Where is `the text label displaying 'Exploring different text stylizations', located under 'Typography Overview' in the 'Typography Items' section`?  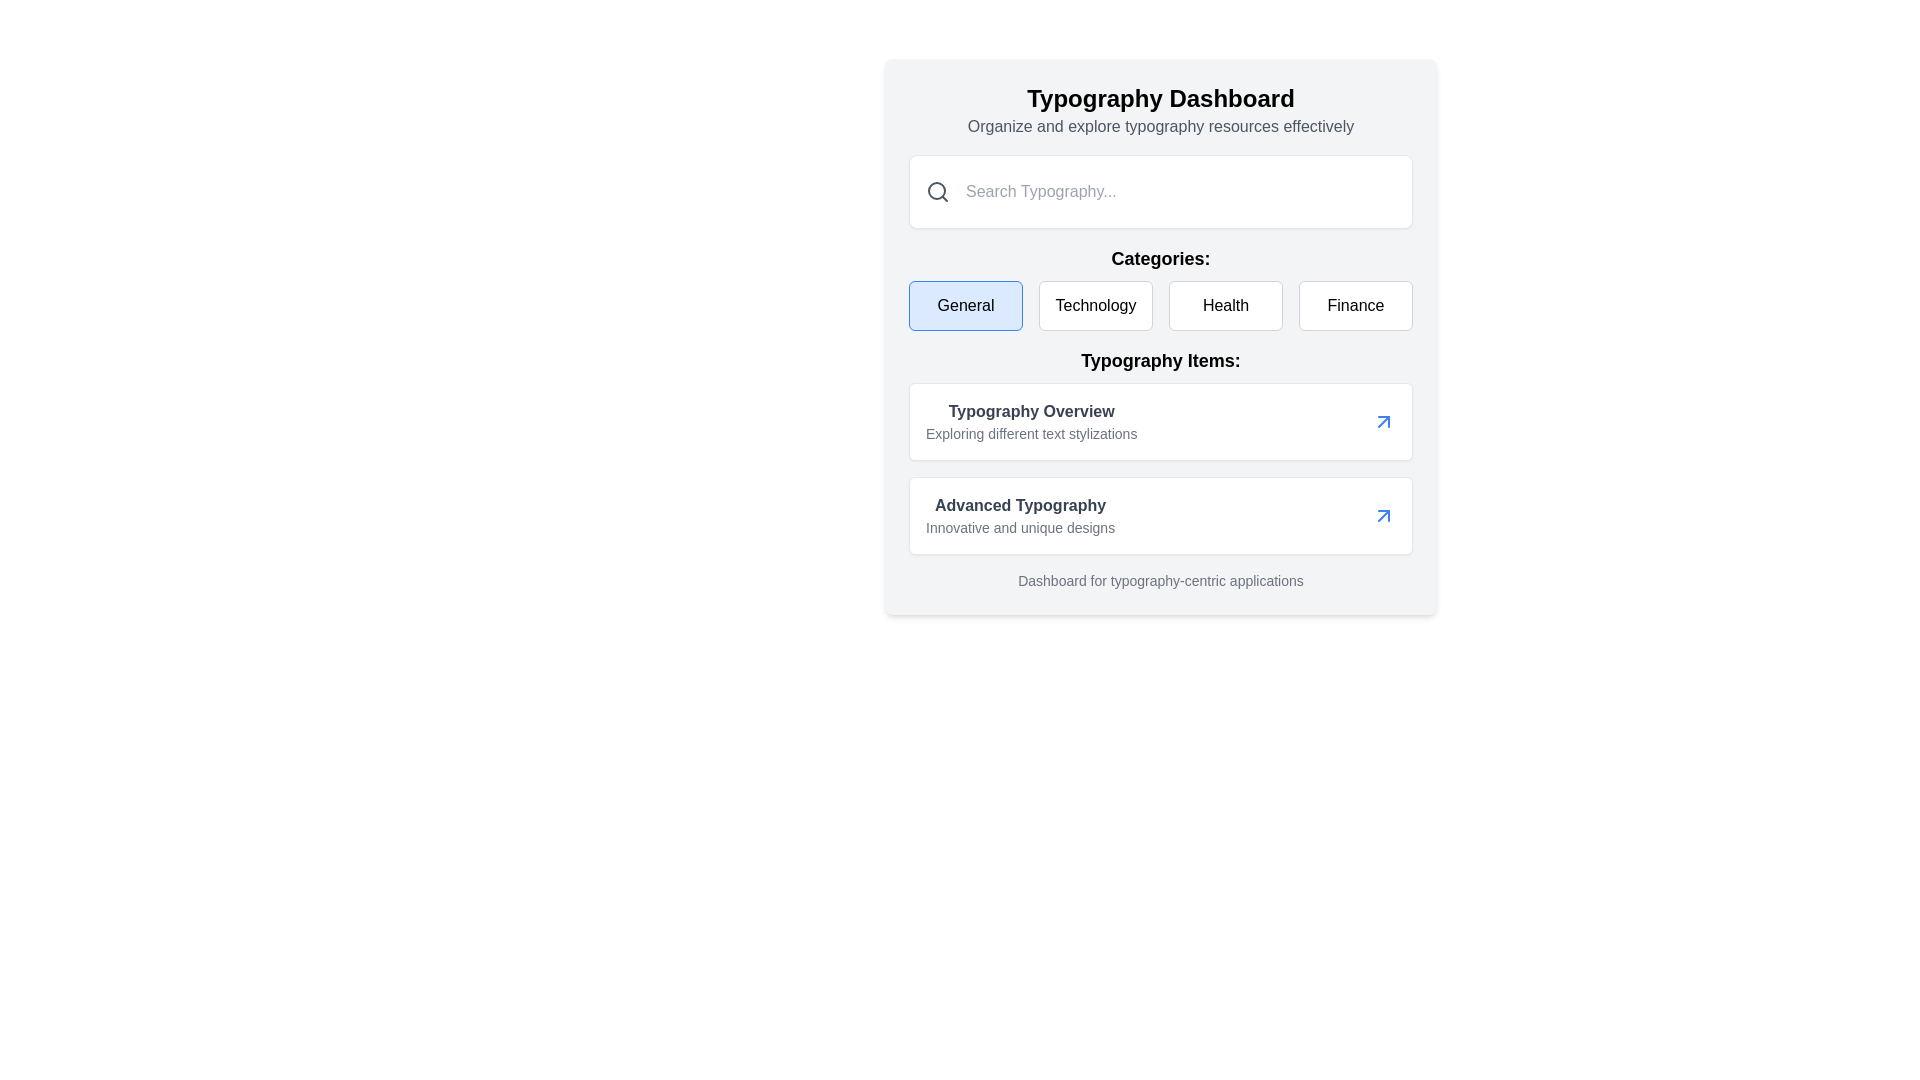 the text label displaying 'Exploring different text stylizations', located under 'Typography Overview' in the 'Typography Items' section is located at coordinates (1031, 433).